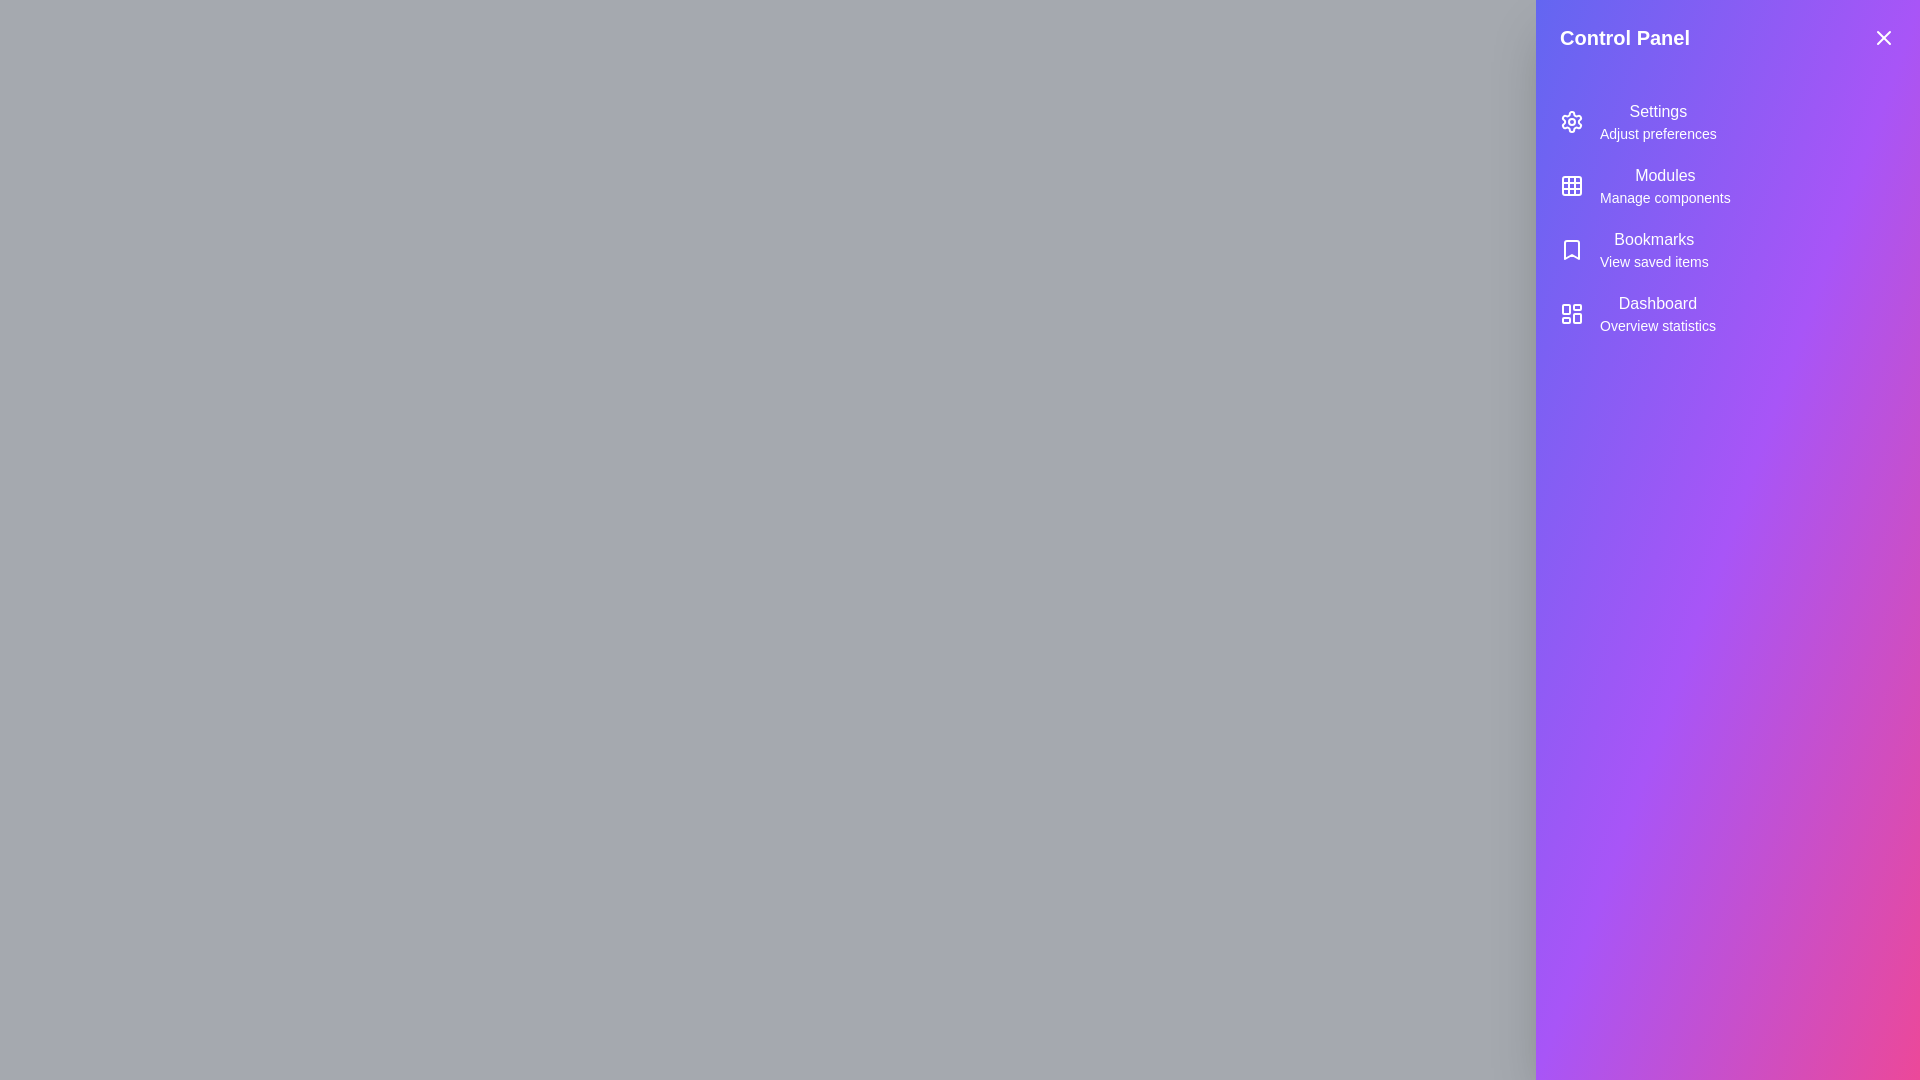 Image resolution: width=1920 pixels, height=1080 pixels. What do you see at coordinates (1882, 38) in the screenshot?
I see `the icon-based button featuring a narrow cross shape styled with thin strokes, located at the top-right corner of the 'Control Panel' vertical panel` at bounding box center [1882, 38].